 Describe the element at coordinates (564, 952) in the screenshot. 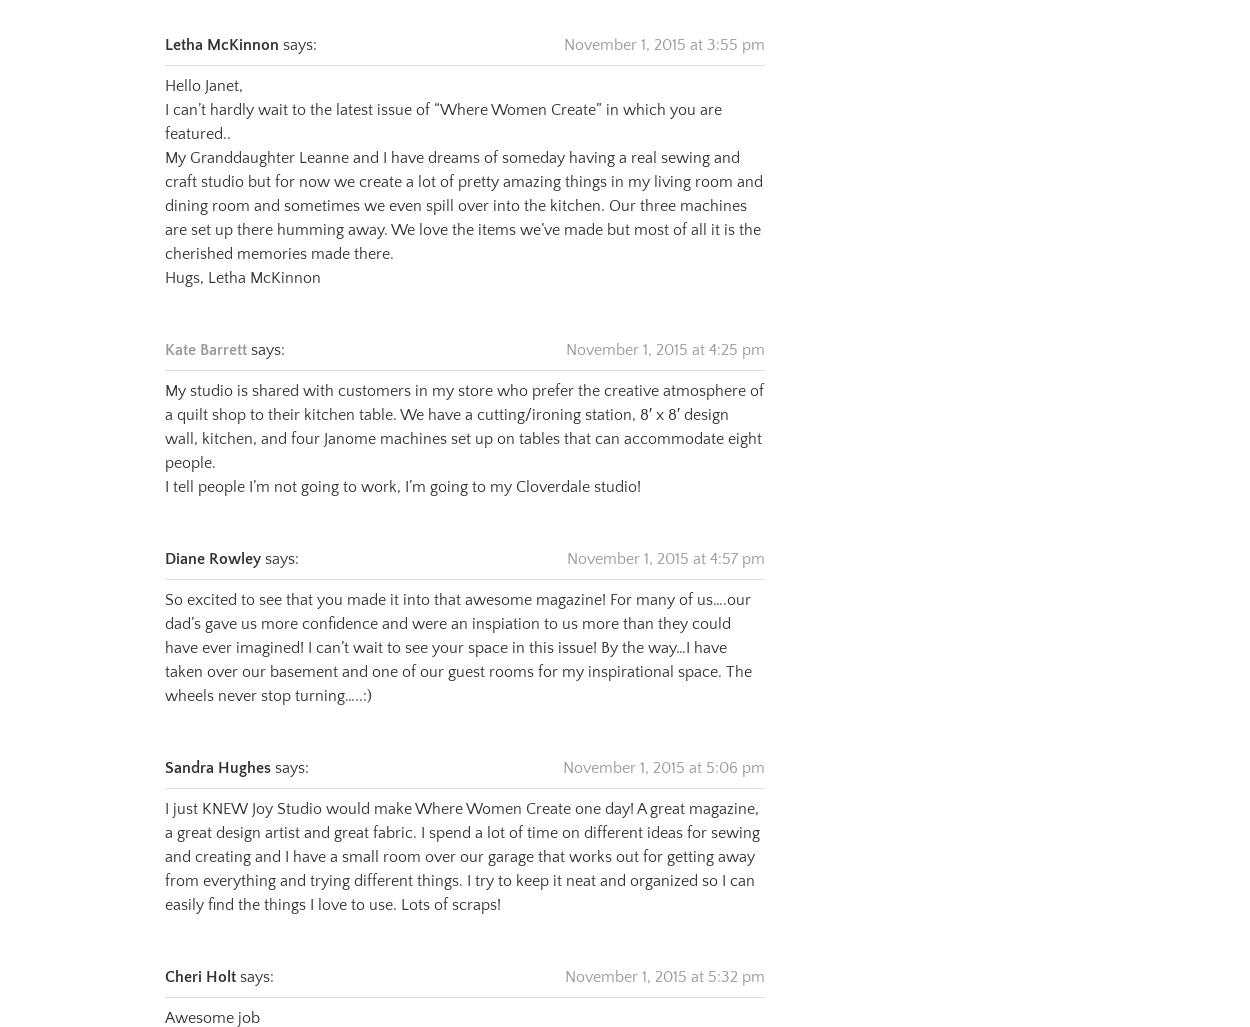

I see `'November 1, 2015 at 5:32 pm'` at that location.